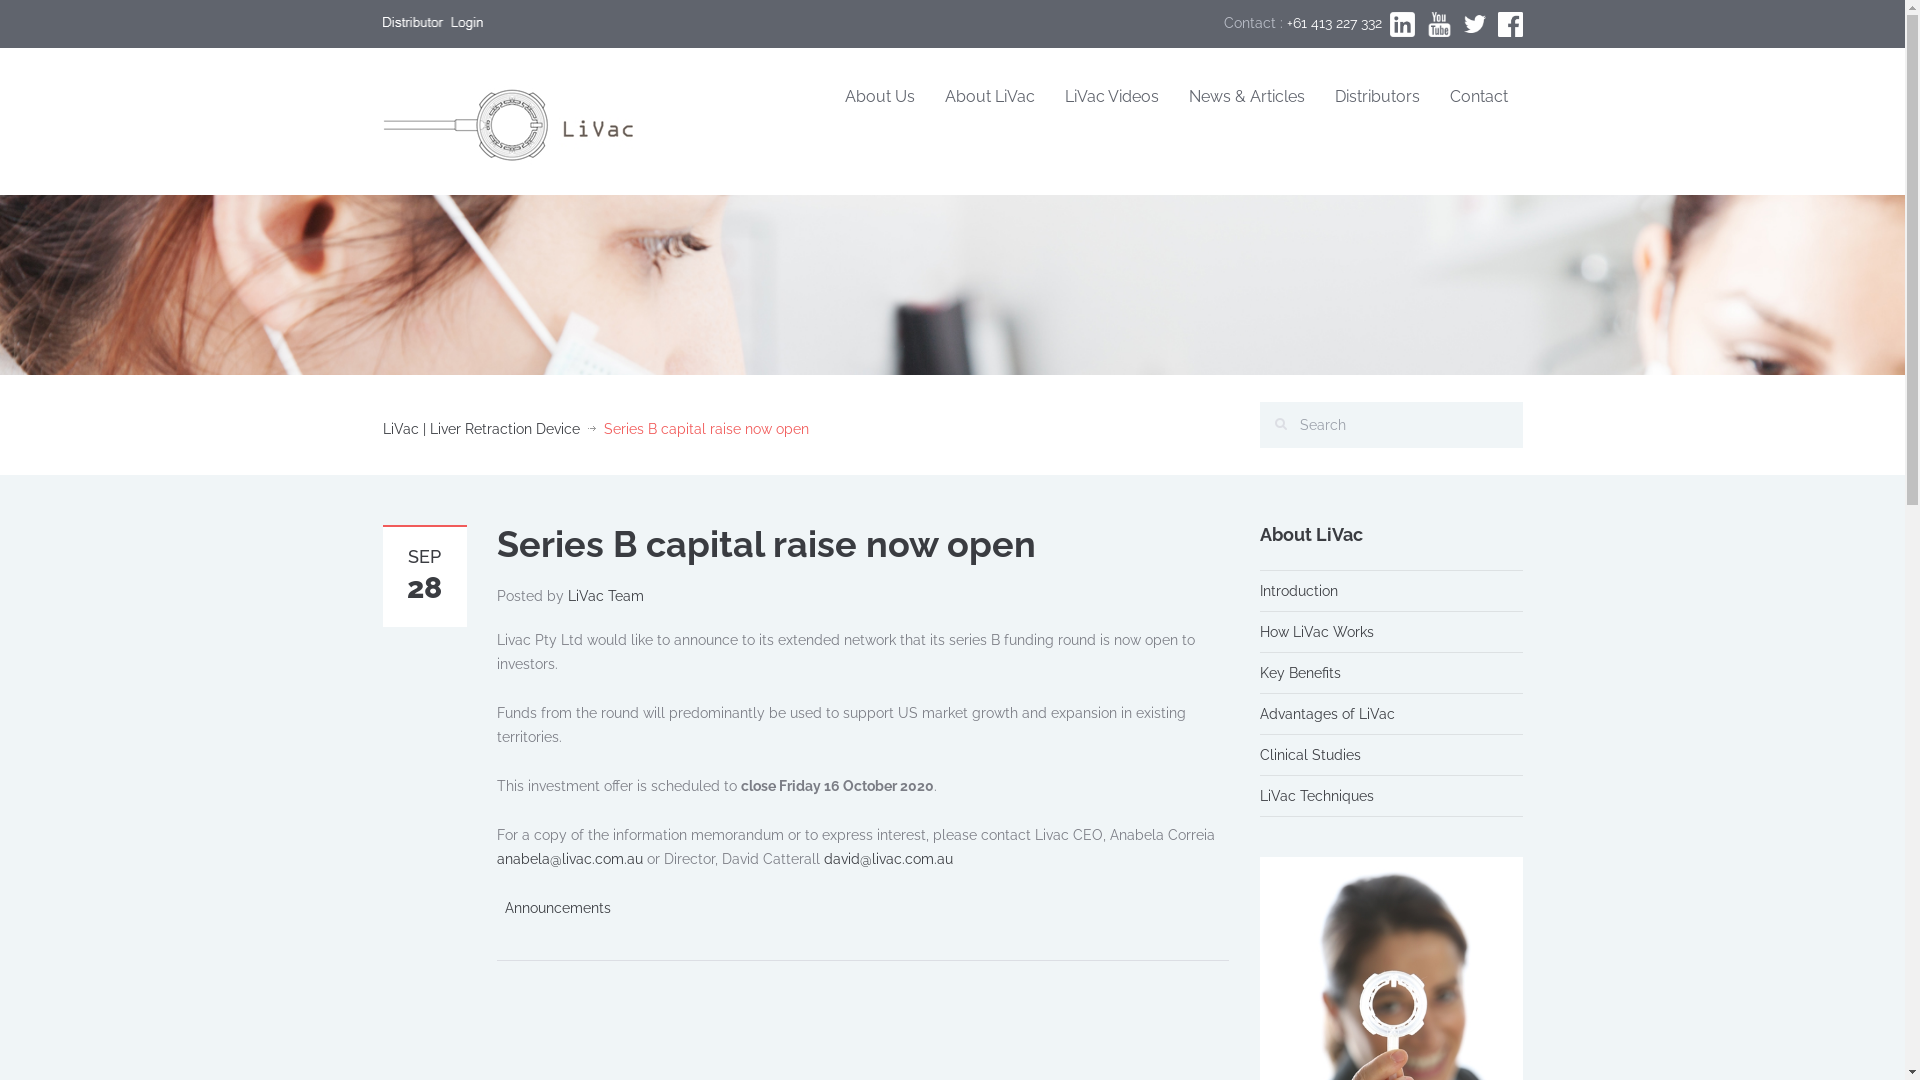 Image resolution: width=1920 pixels, height=1080 pixels. I want to click on 'Introduction', so click(1299, 589).